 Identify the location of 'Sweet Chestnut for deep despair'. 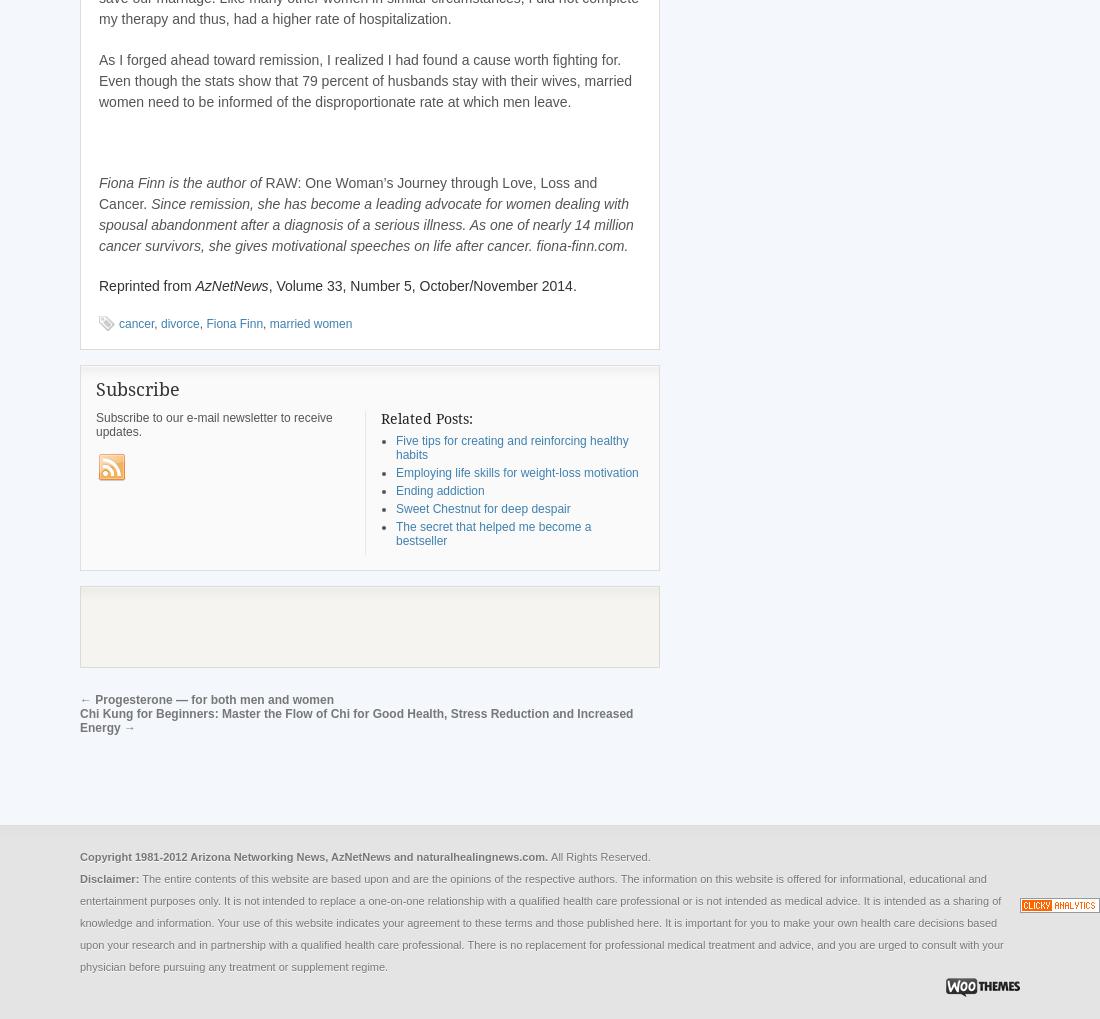
(395, 506).